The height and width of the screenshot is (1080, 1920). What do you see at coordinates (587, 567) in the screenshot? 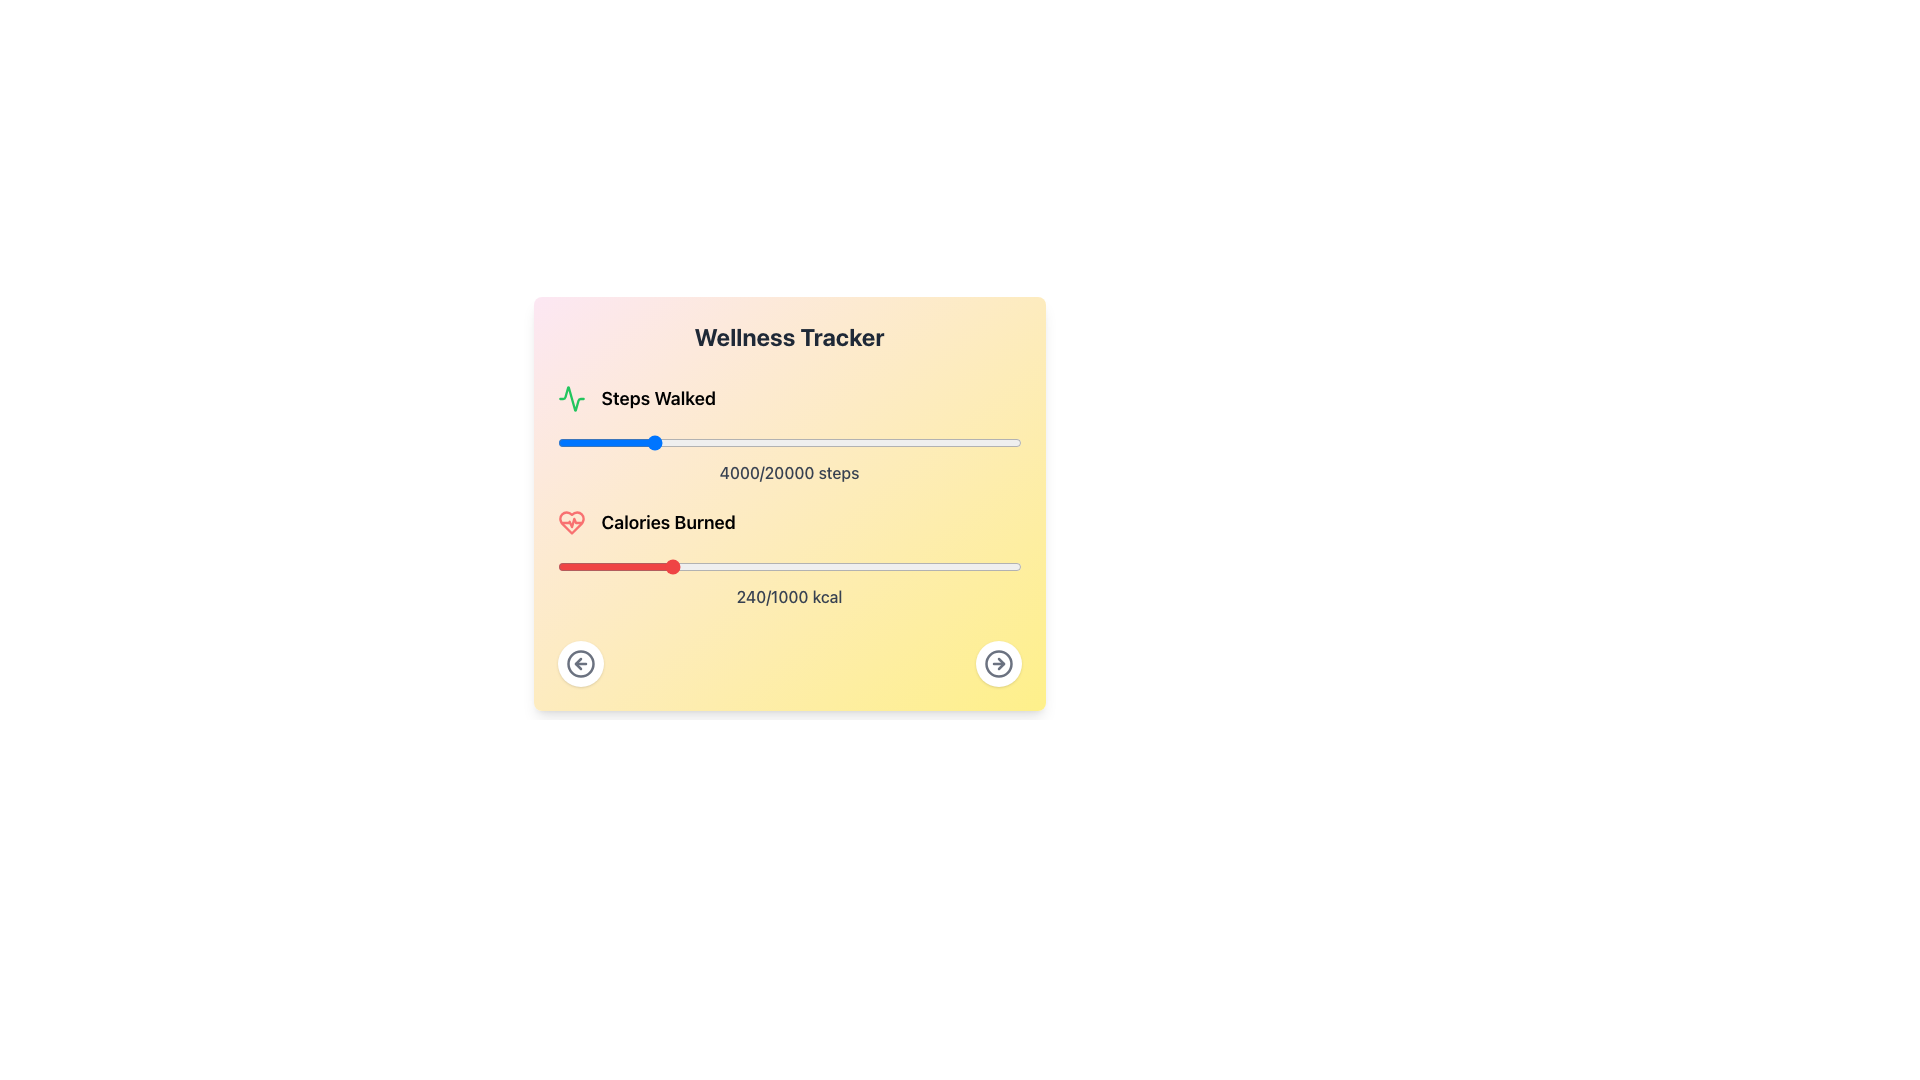
I see `calories burned slider` at bounding box center [587, 567].